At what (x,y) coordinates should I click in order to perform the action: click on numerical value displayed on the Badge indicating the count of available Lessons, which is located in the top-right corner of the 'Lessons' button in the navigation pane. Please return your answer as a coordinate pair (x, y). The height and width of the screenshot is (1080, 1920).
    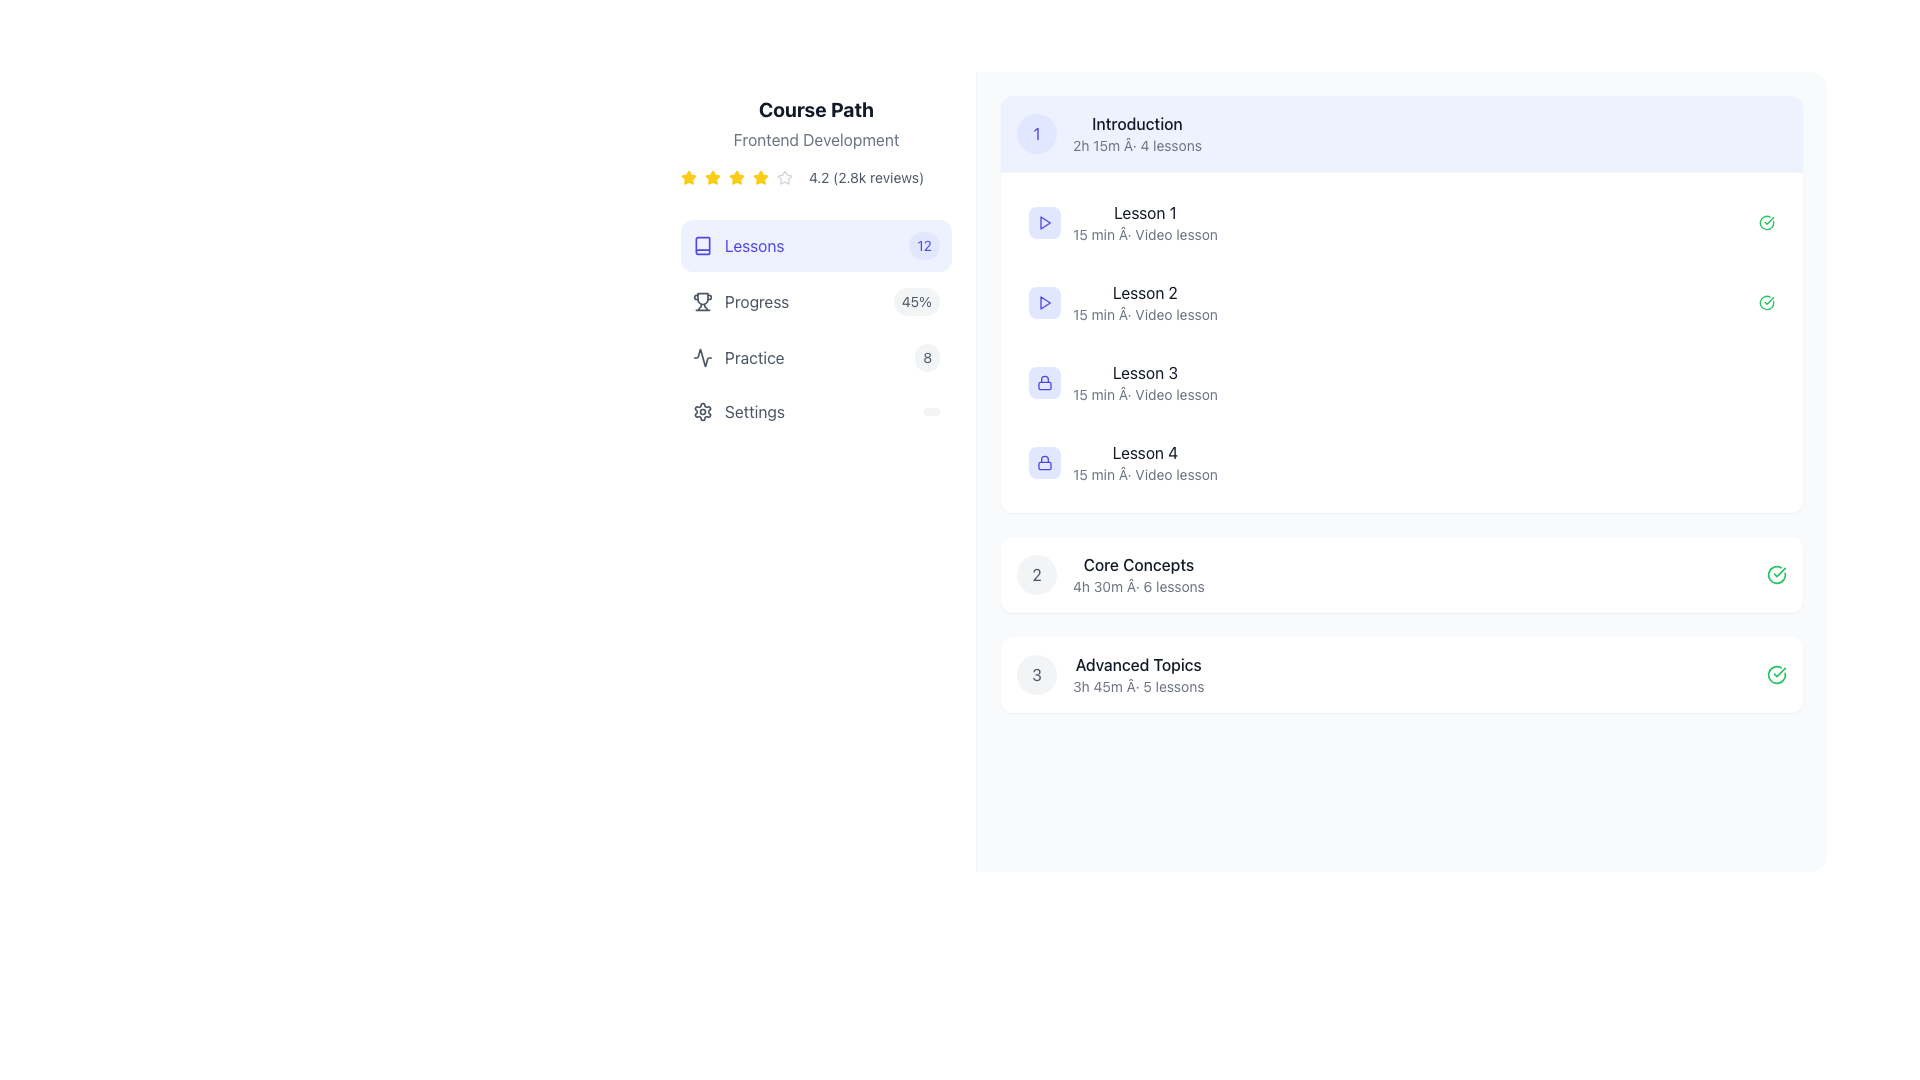
    Looking at the image, I should click on (923, 245).